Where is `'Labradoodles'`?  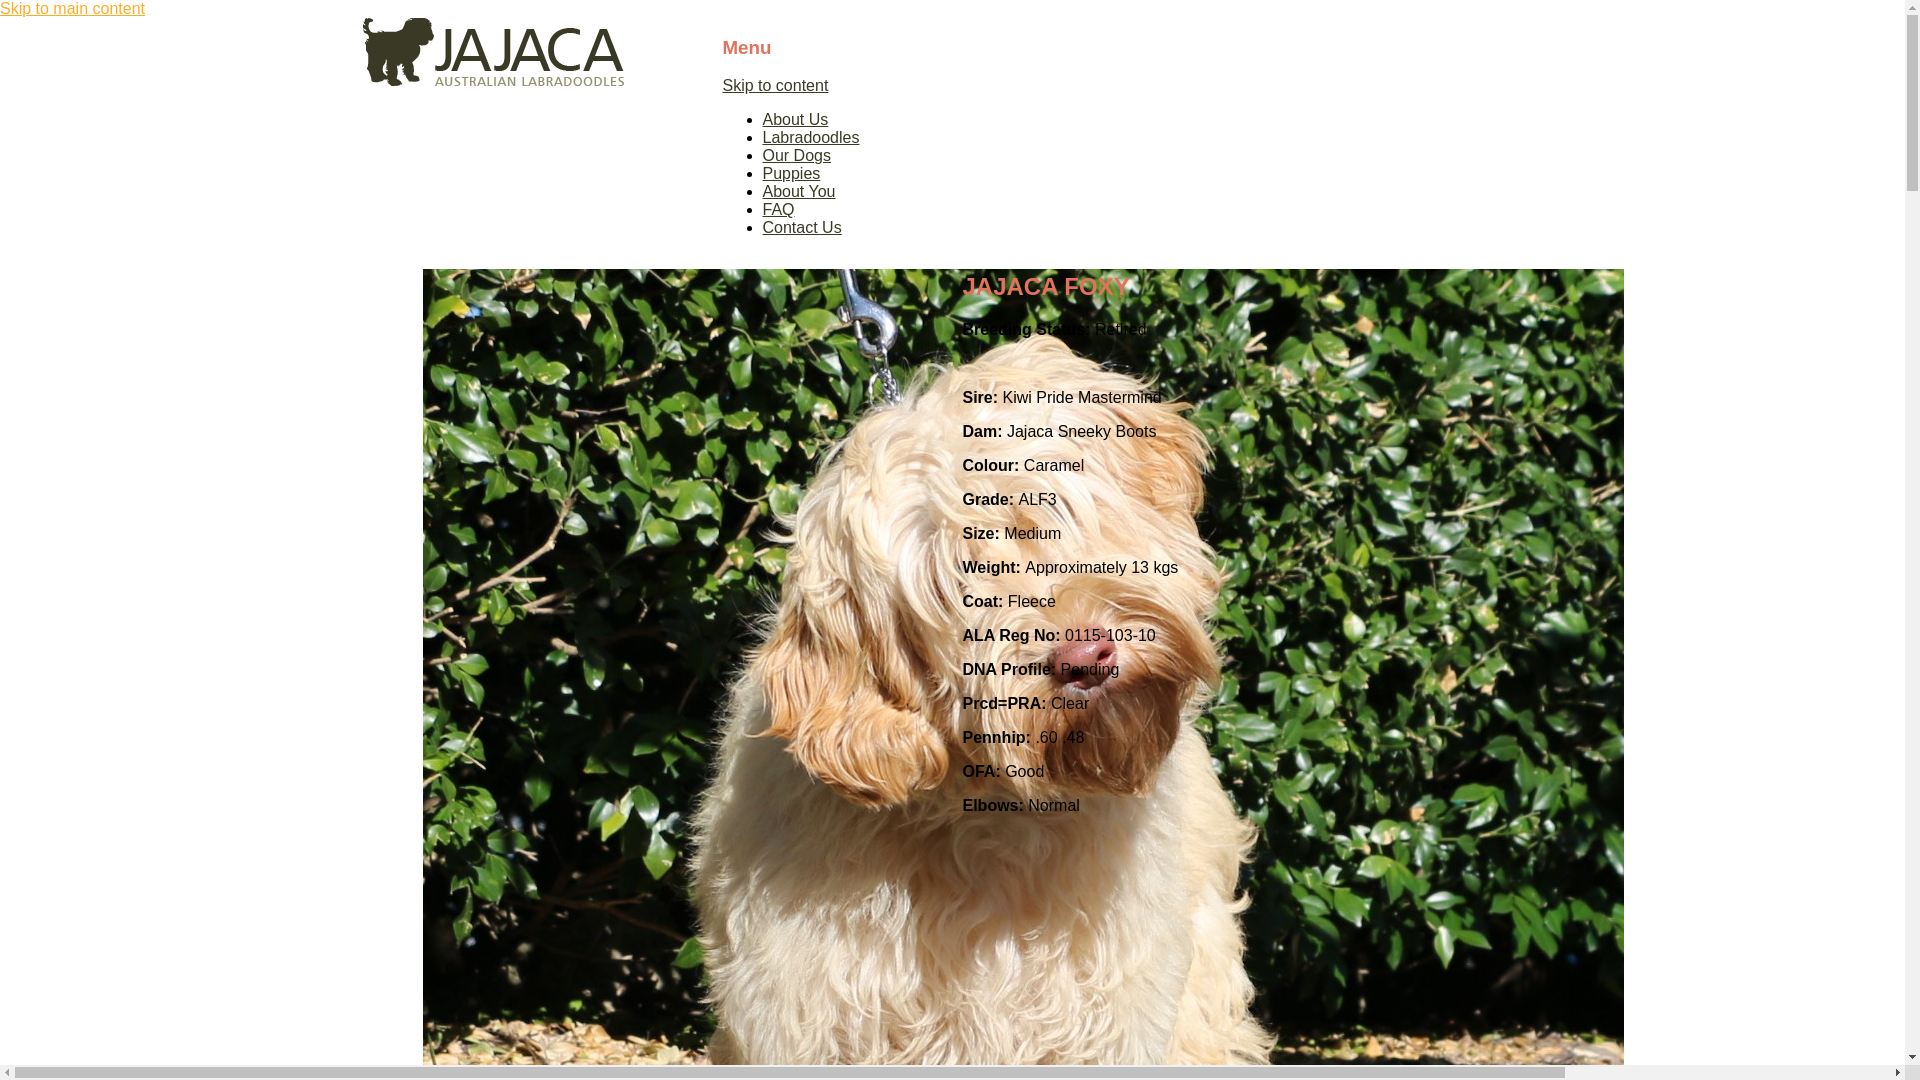 'Labradoodles' is located at coordinates (810, 136).